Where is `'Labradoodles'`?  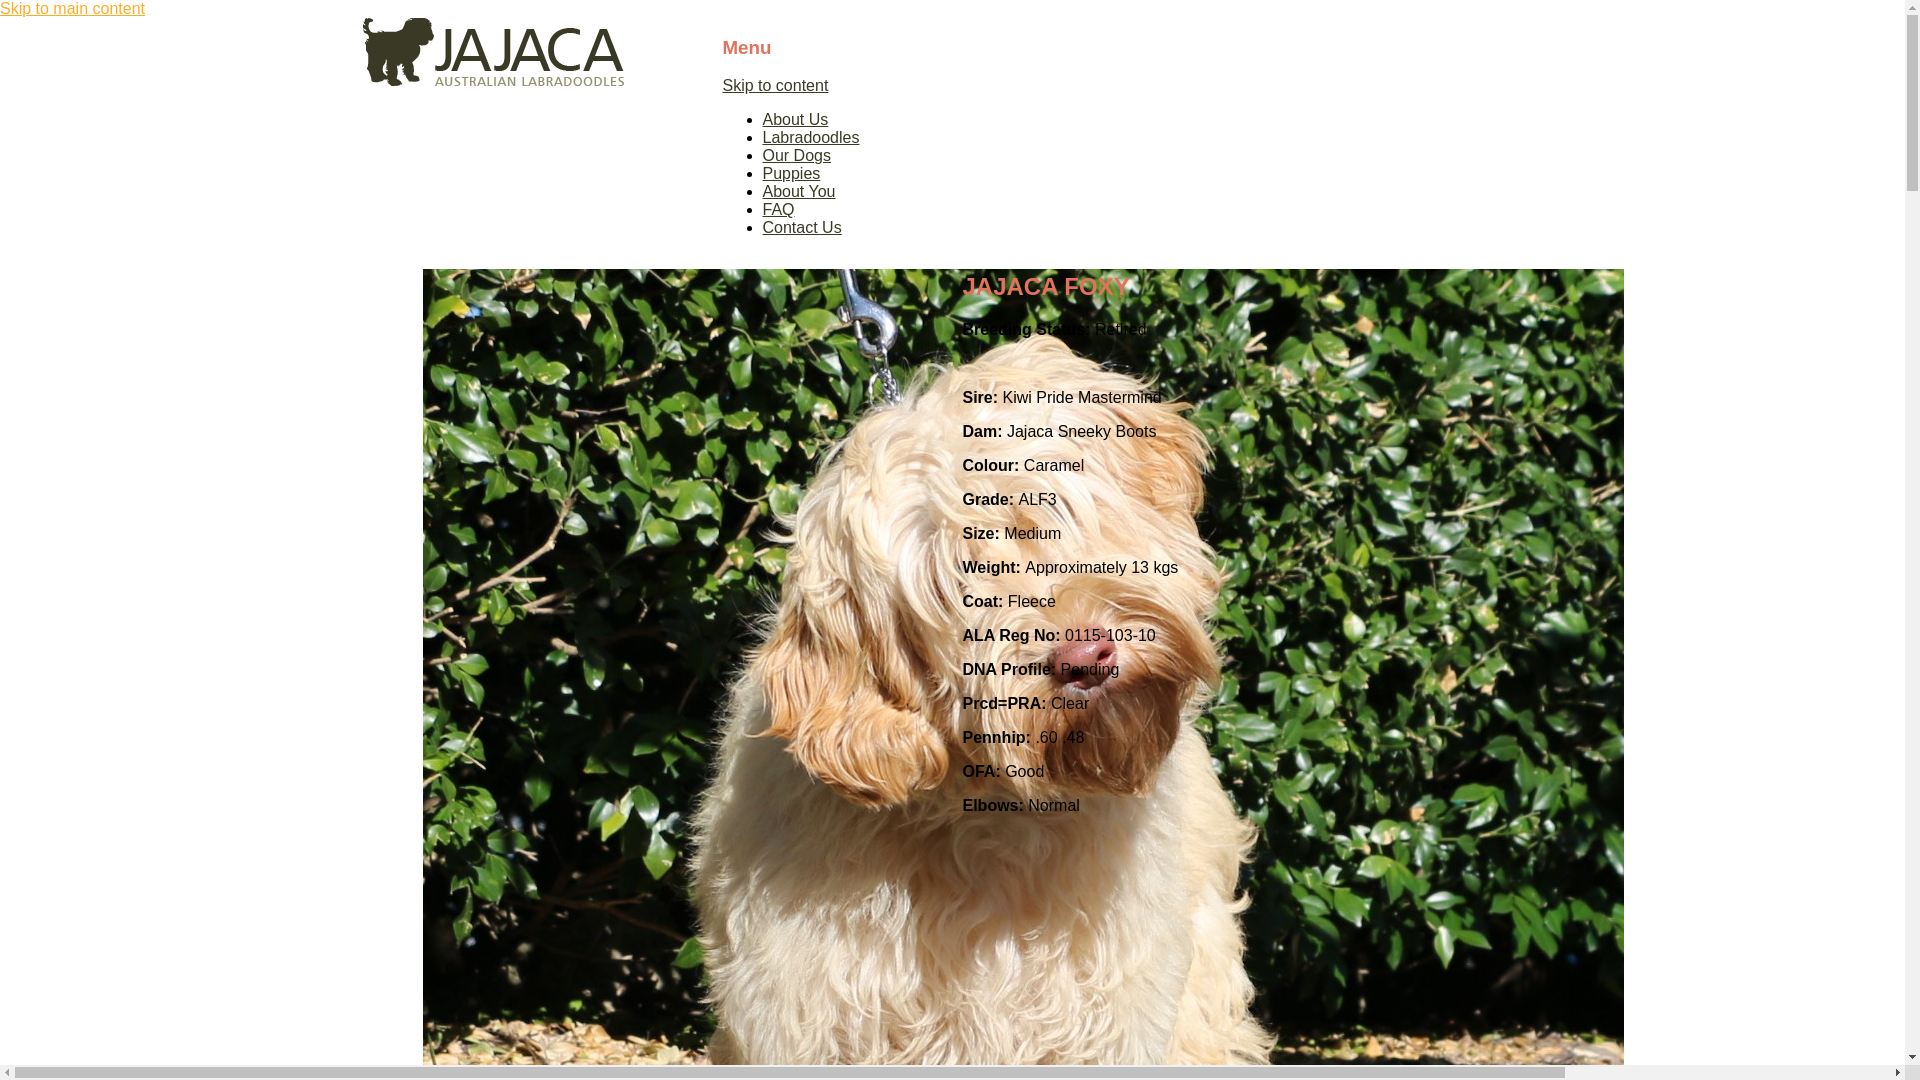 'Labradoodles' is located at coordinates (810, 136).